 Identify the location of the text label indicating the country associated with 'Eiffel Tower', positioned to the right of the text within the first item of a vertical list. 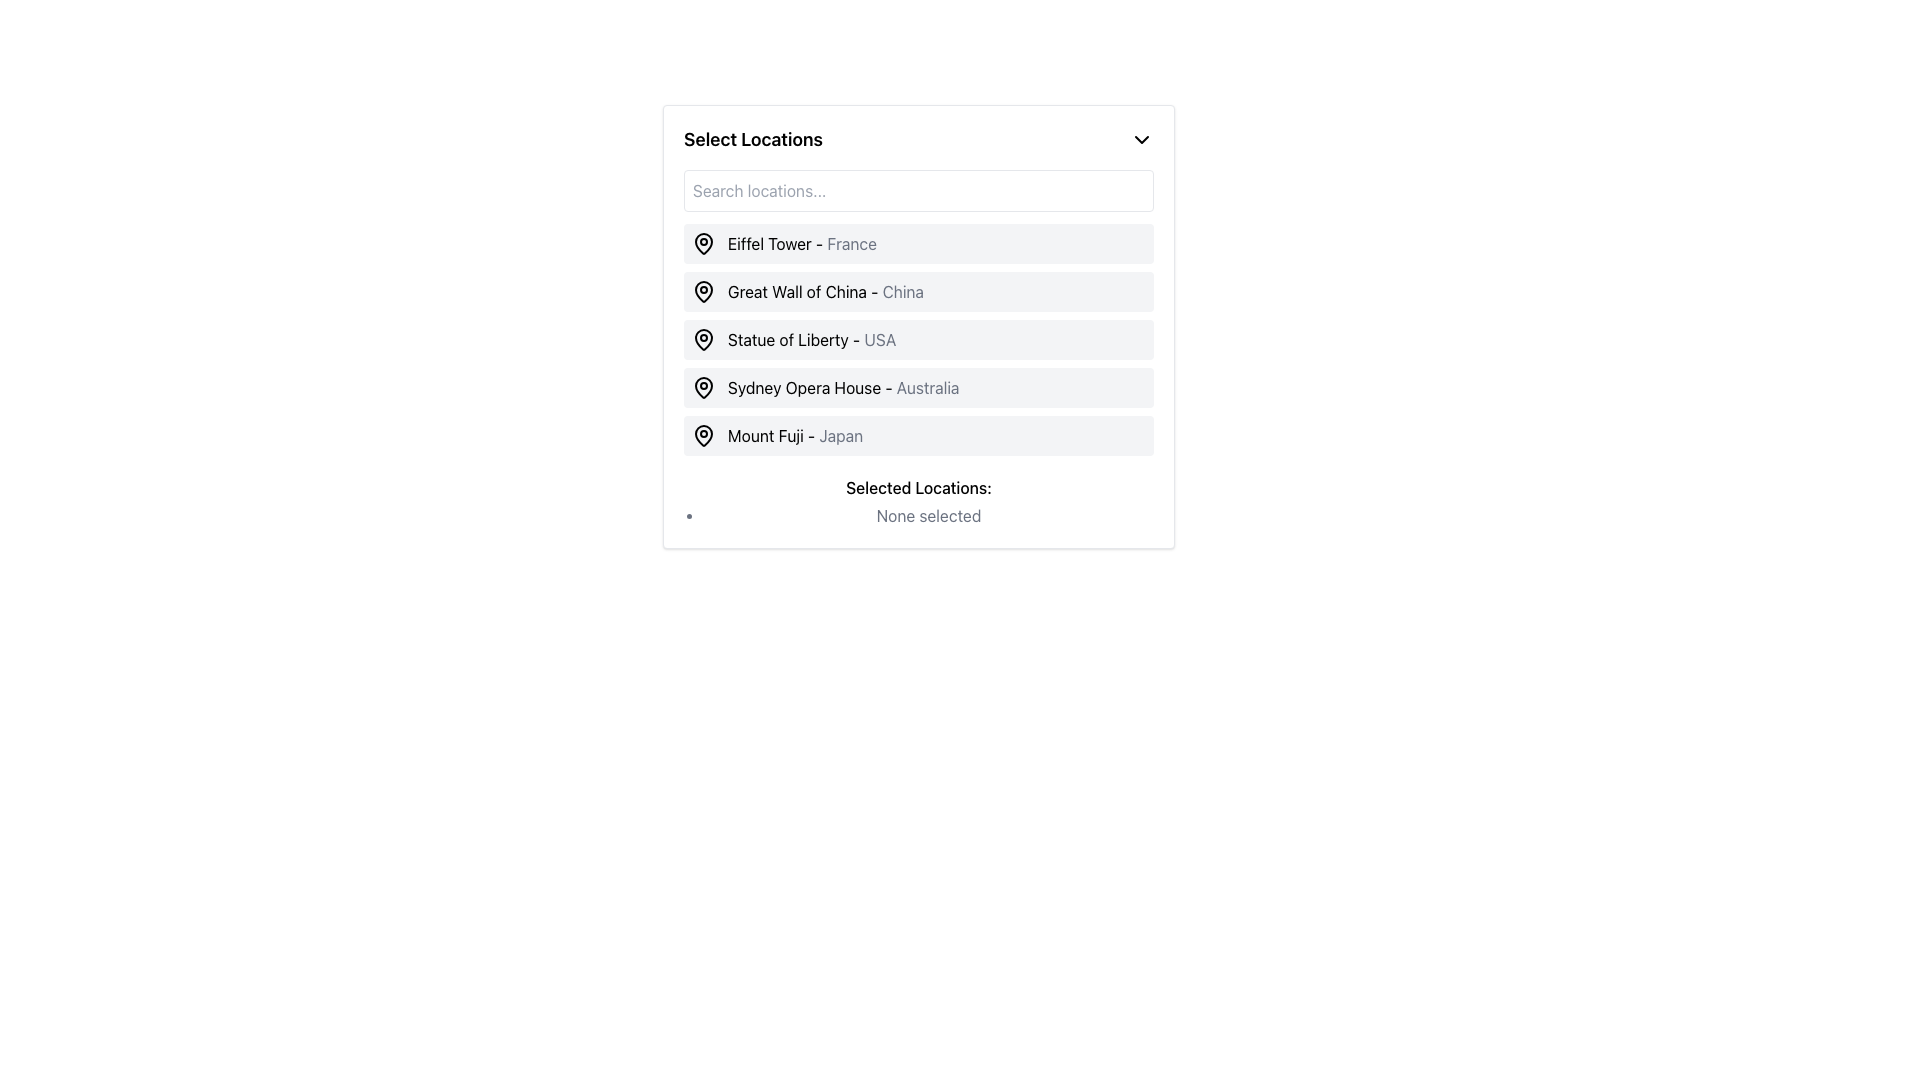
(852, 242).